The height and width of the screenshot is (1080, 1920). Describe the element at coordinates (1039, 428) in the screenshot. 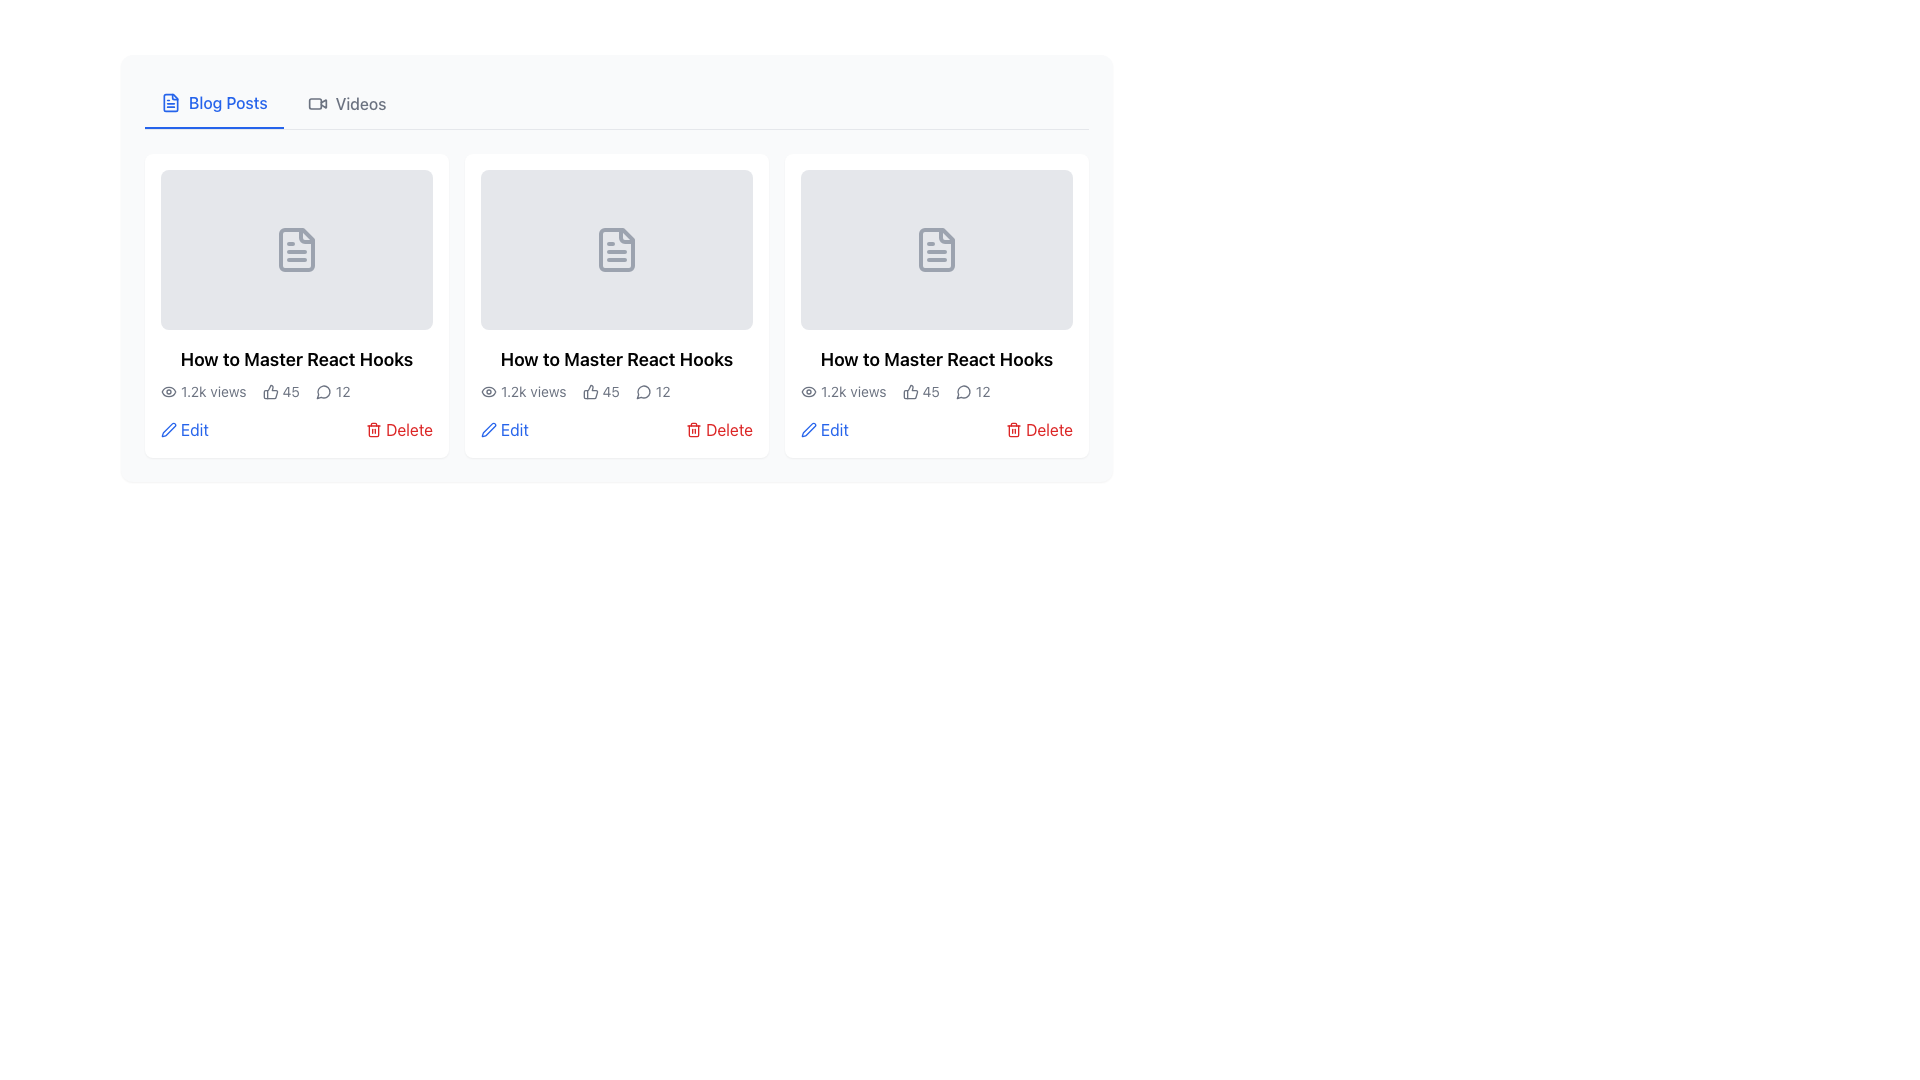

I see `the red 'Delete' button with a trash can icon located at the bottom-right of the last card` at that location.